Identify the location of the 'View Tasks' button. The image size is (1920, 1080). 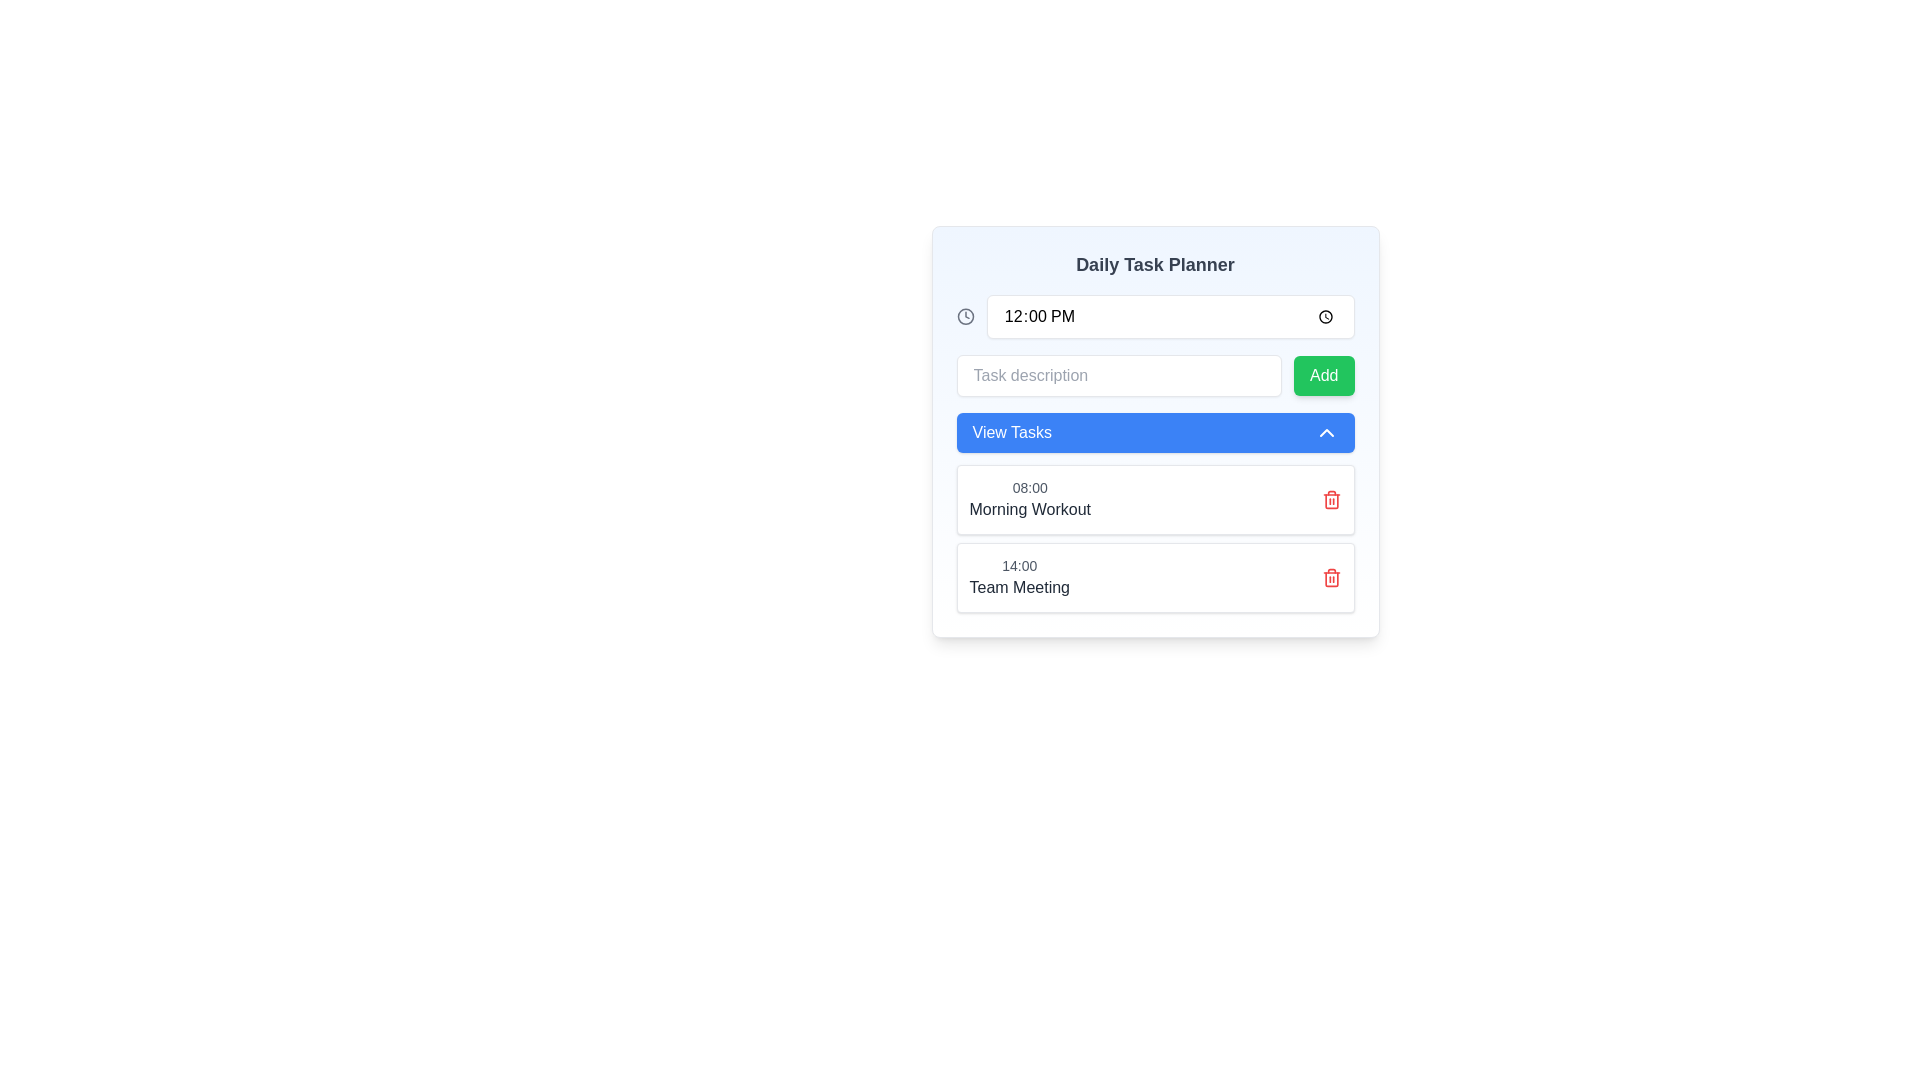
(1155, 431).